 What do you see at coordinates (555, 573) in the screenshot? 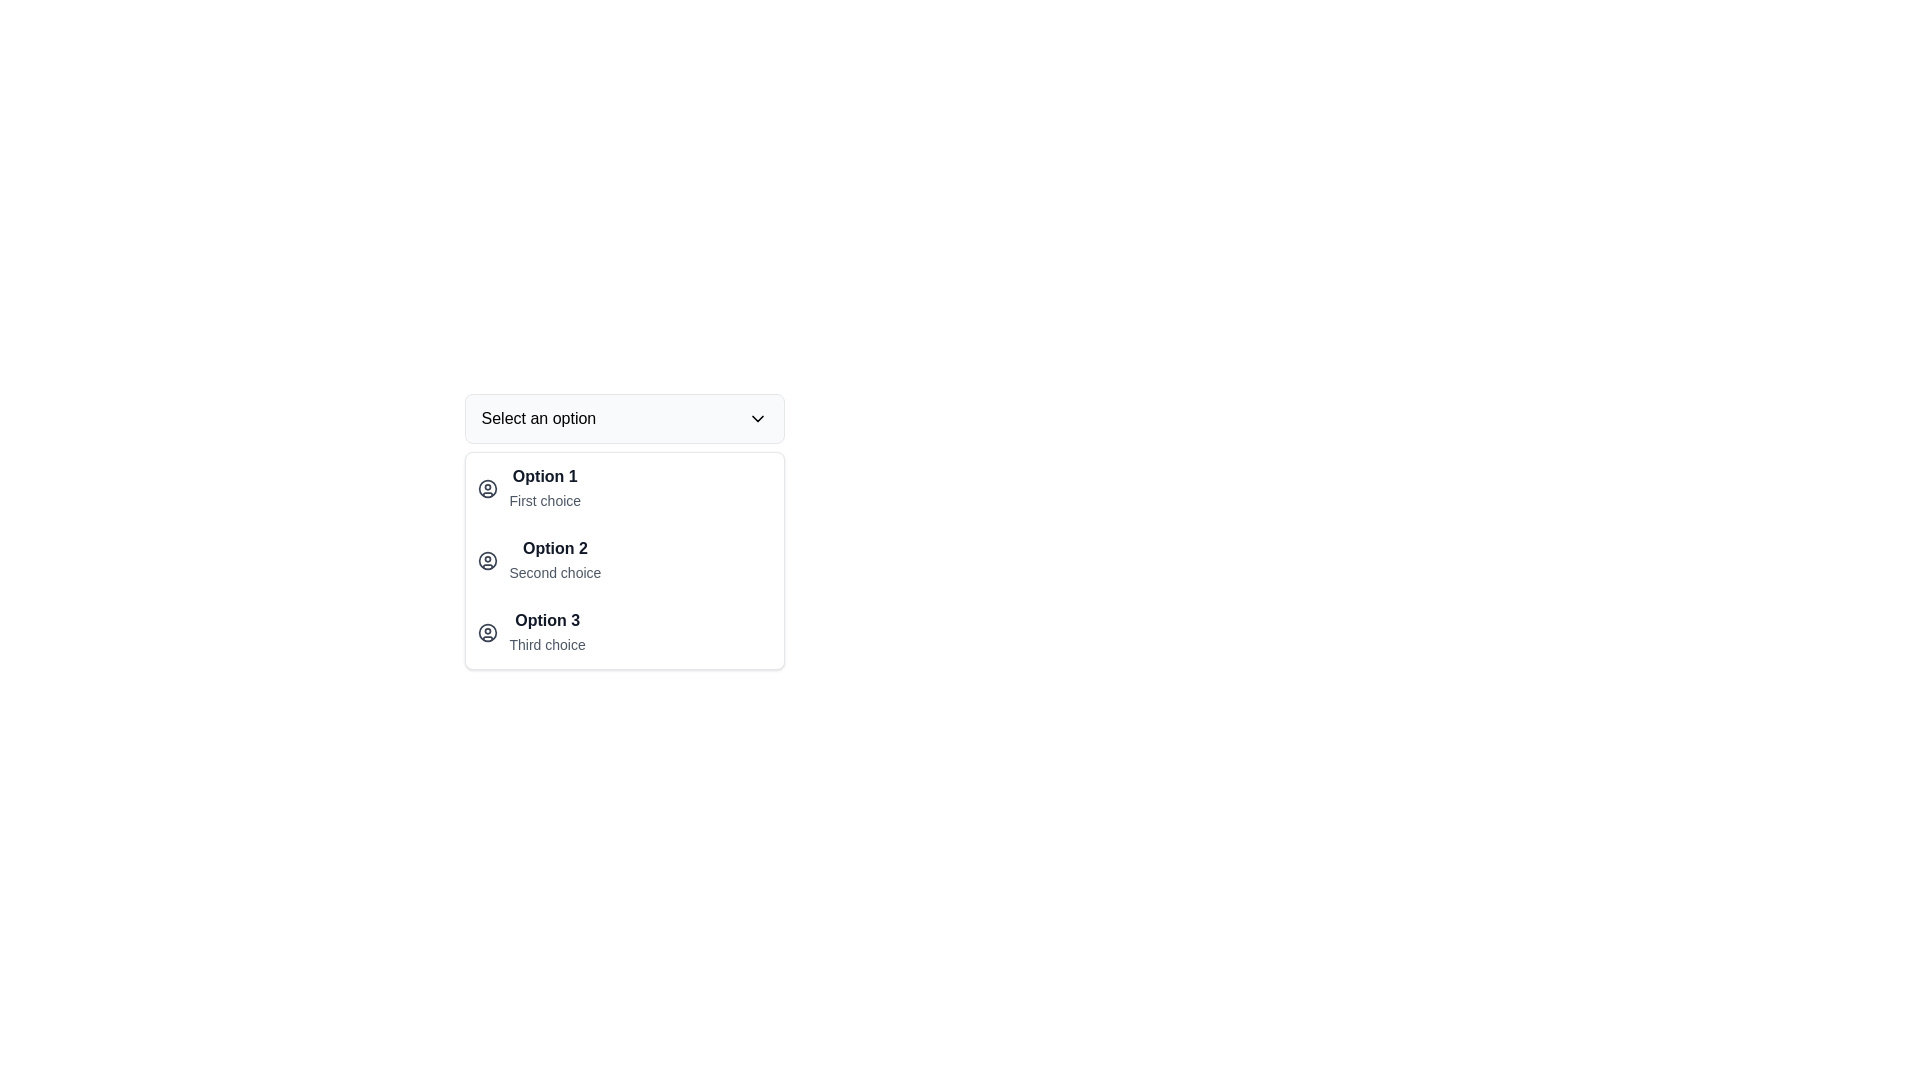
I see `the text label reading 'Second choice', which is positioned below the bold 'Option 2' label within the second section of the options list` at bounding box center [555, 573].